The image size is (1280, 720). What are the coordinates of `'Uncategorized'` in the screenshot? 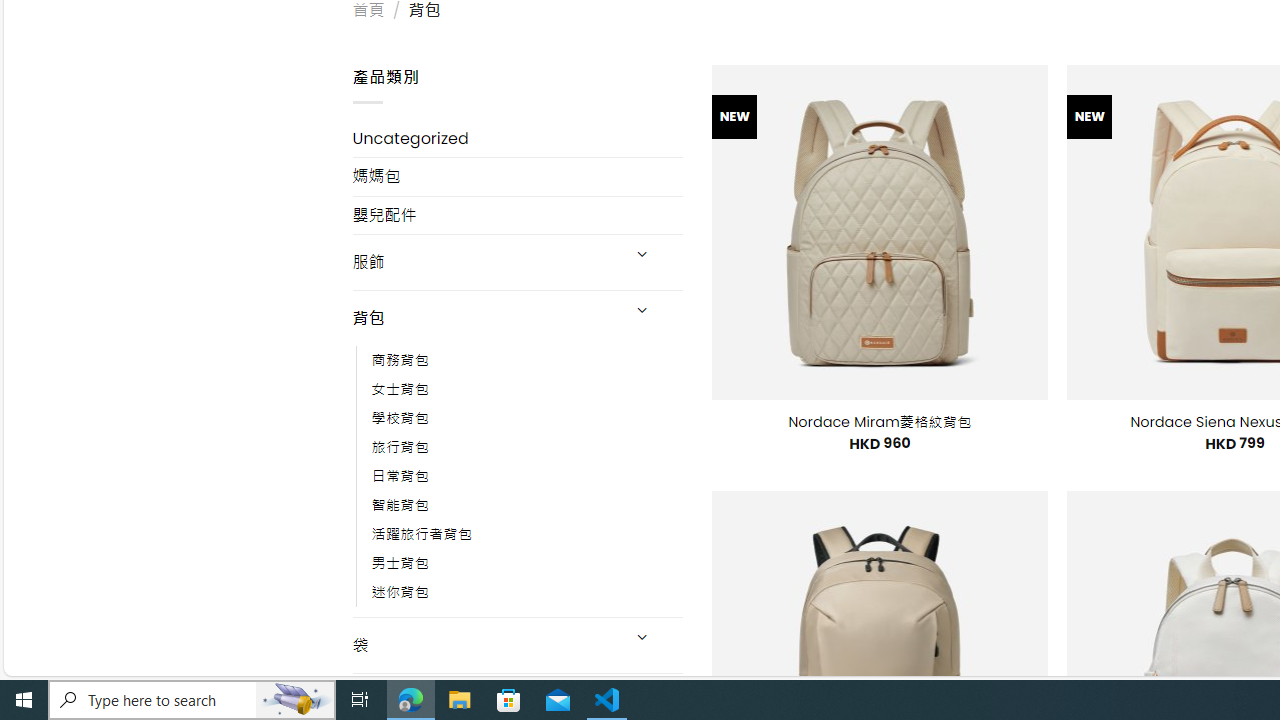 It's located at (517, 137).